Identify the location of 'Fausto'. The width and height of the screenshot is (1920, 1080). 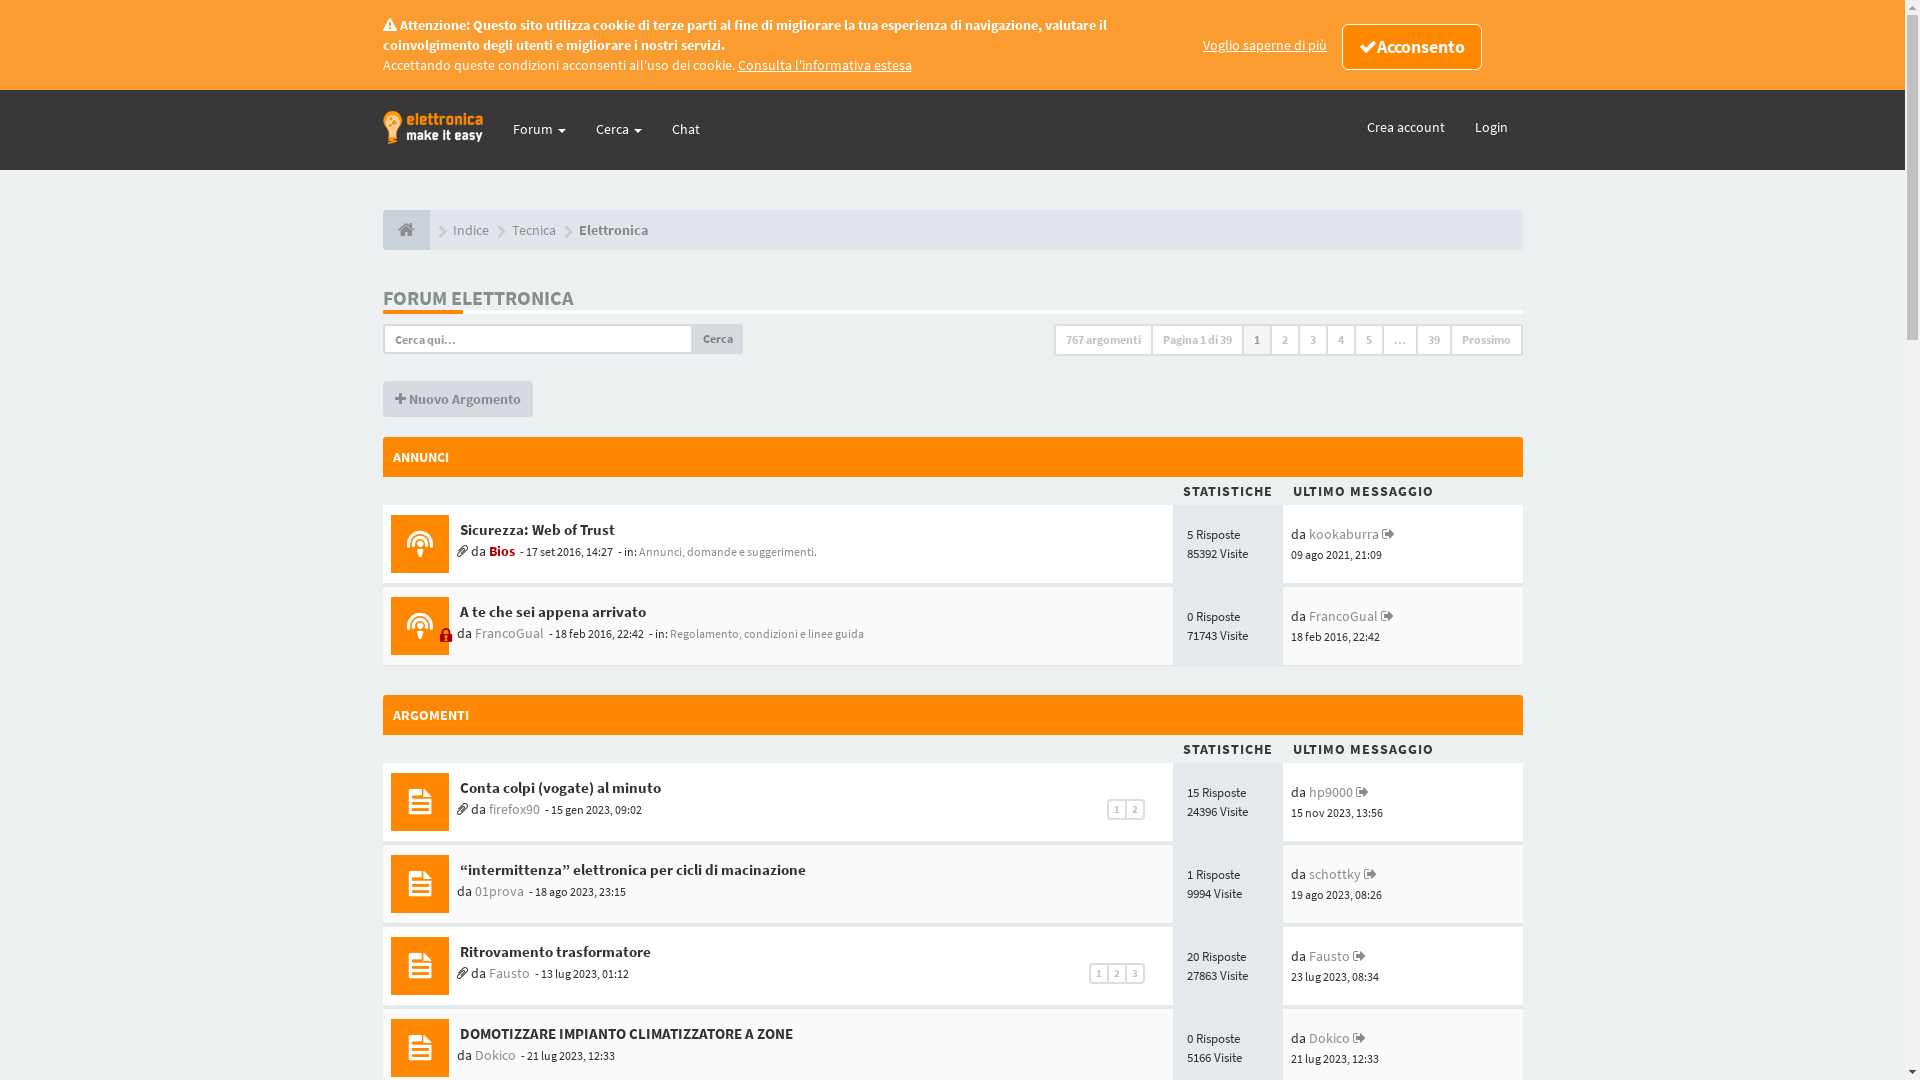
(488, 971).